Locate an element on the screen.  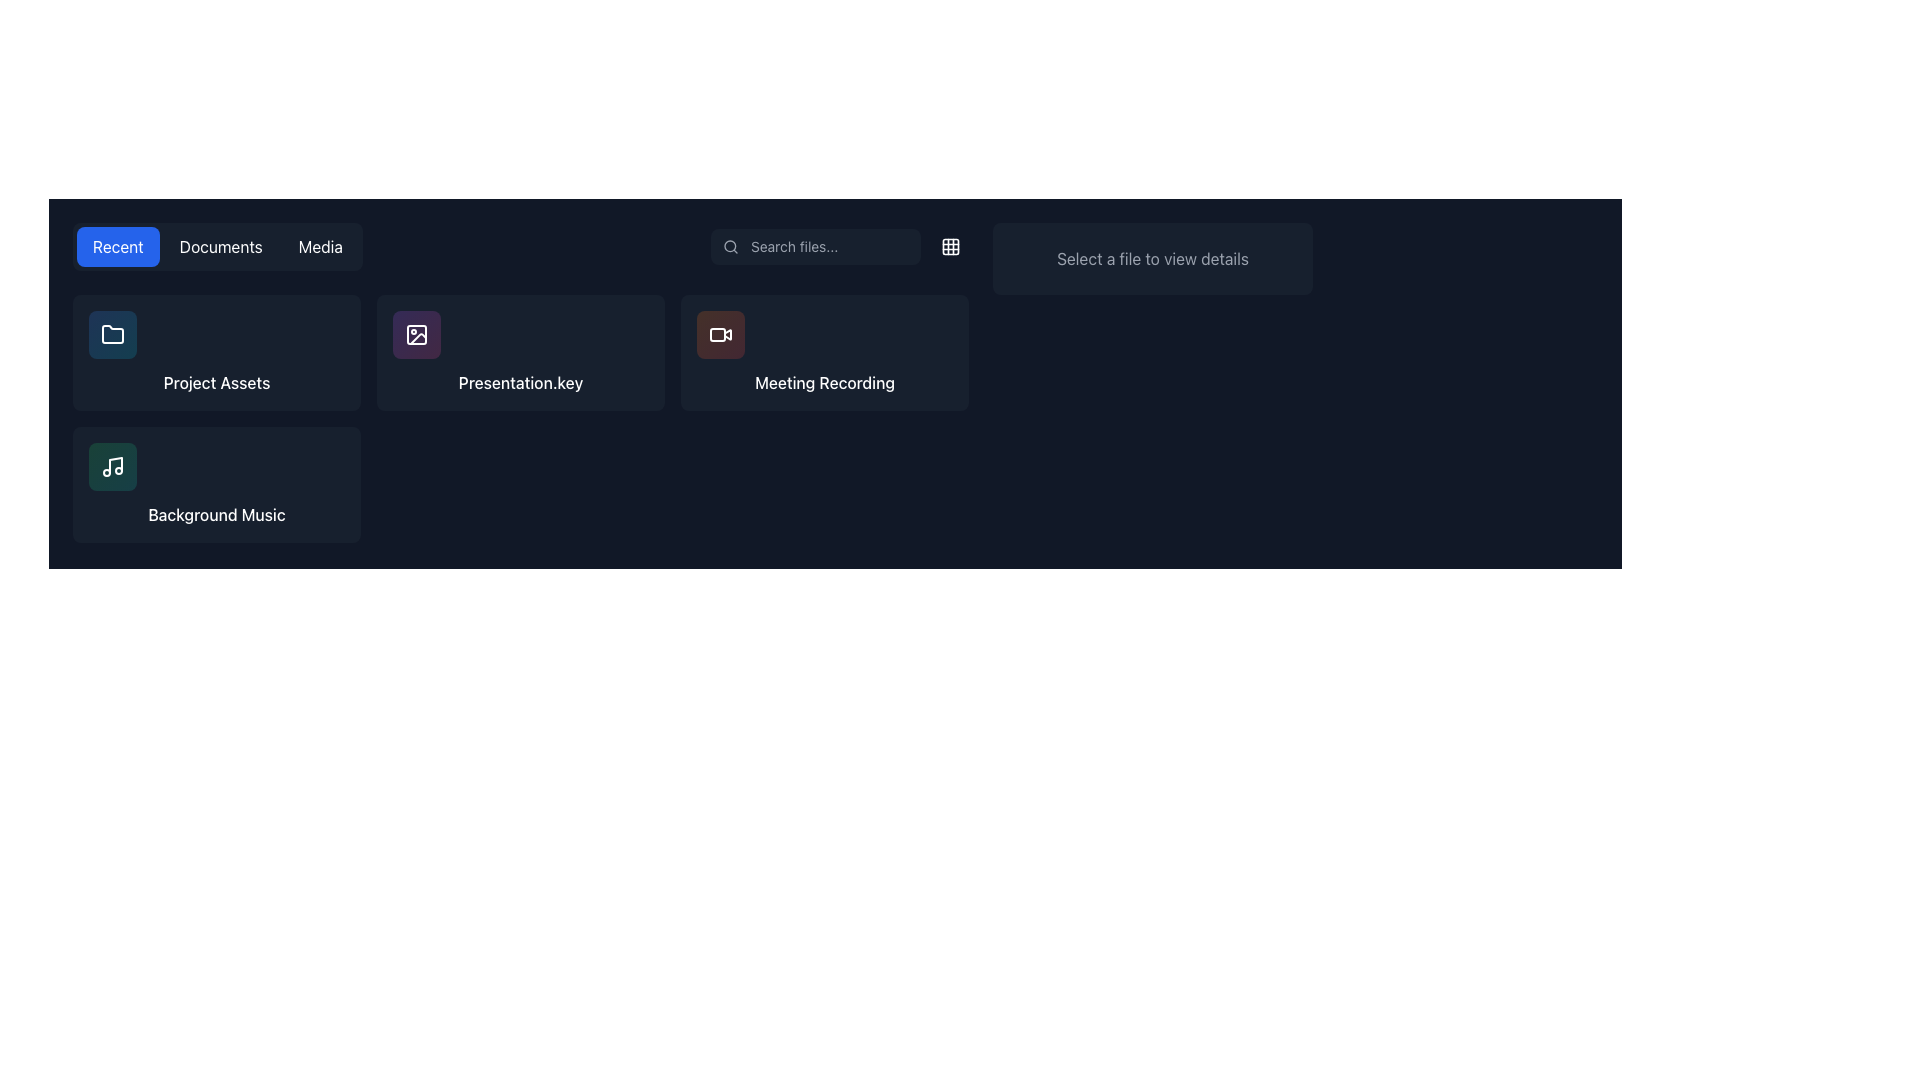
the button with an embedded grid icon located at the top-right end of the horizontal layout is located at coordinates (949, 245).